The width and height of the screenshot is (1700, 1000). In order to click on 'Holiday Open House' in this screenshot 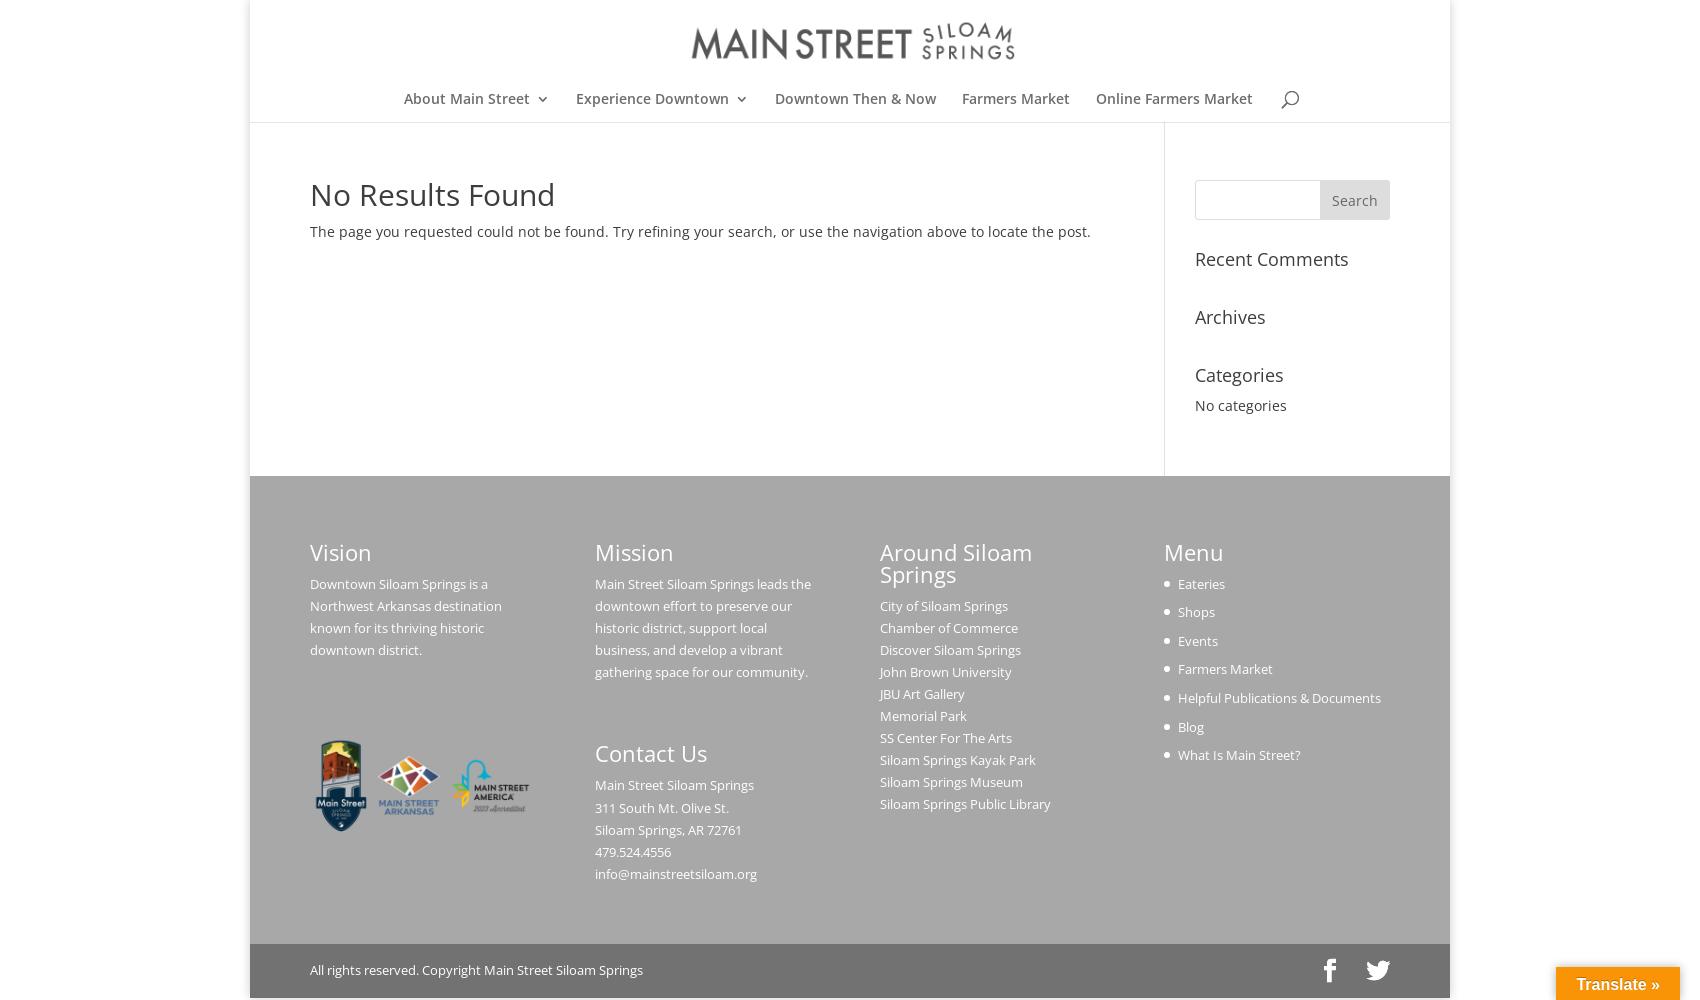, I will do `click(925, 768)`.